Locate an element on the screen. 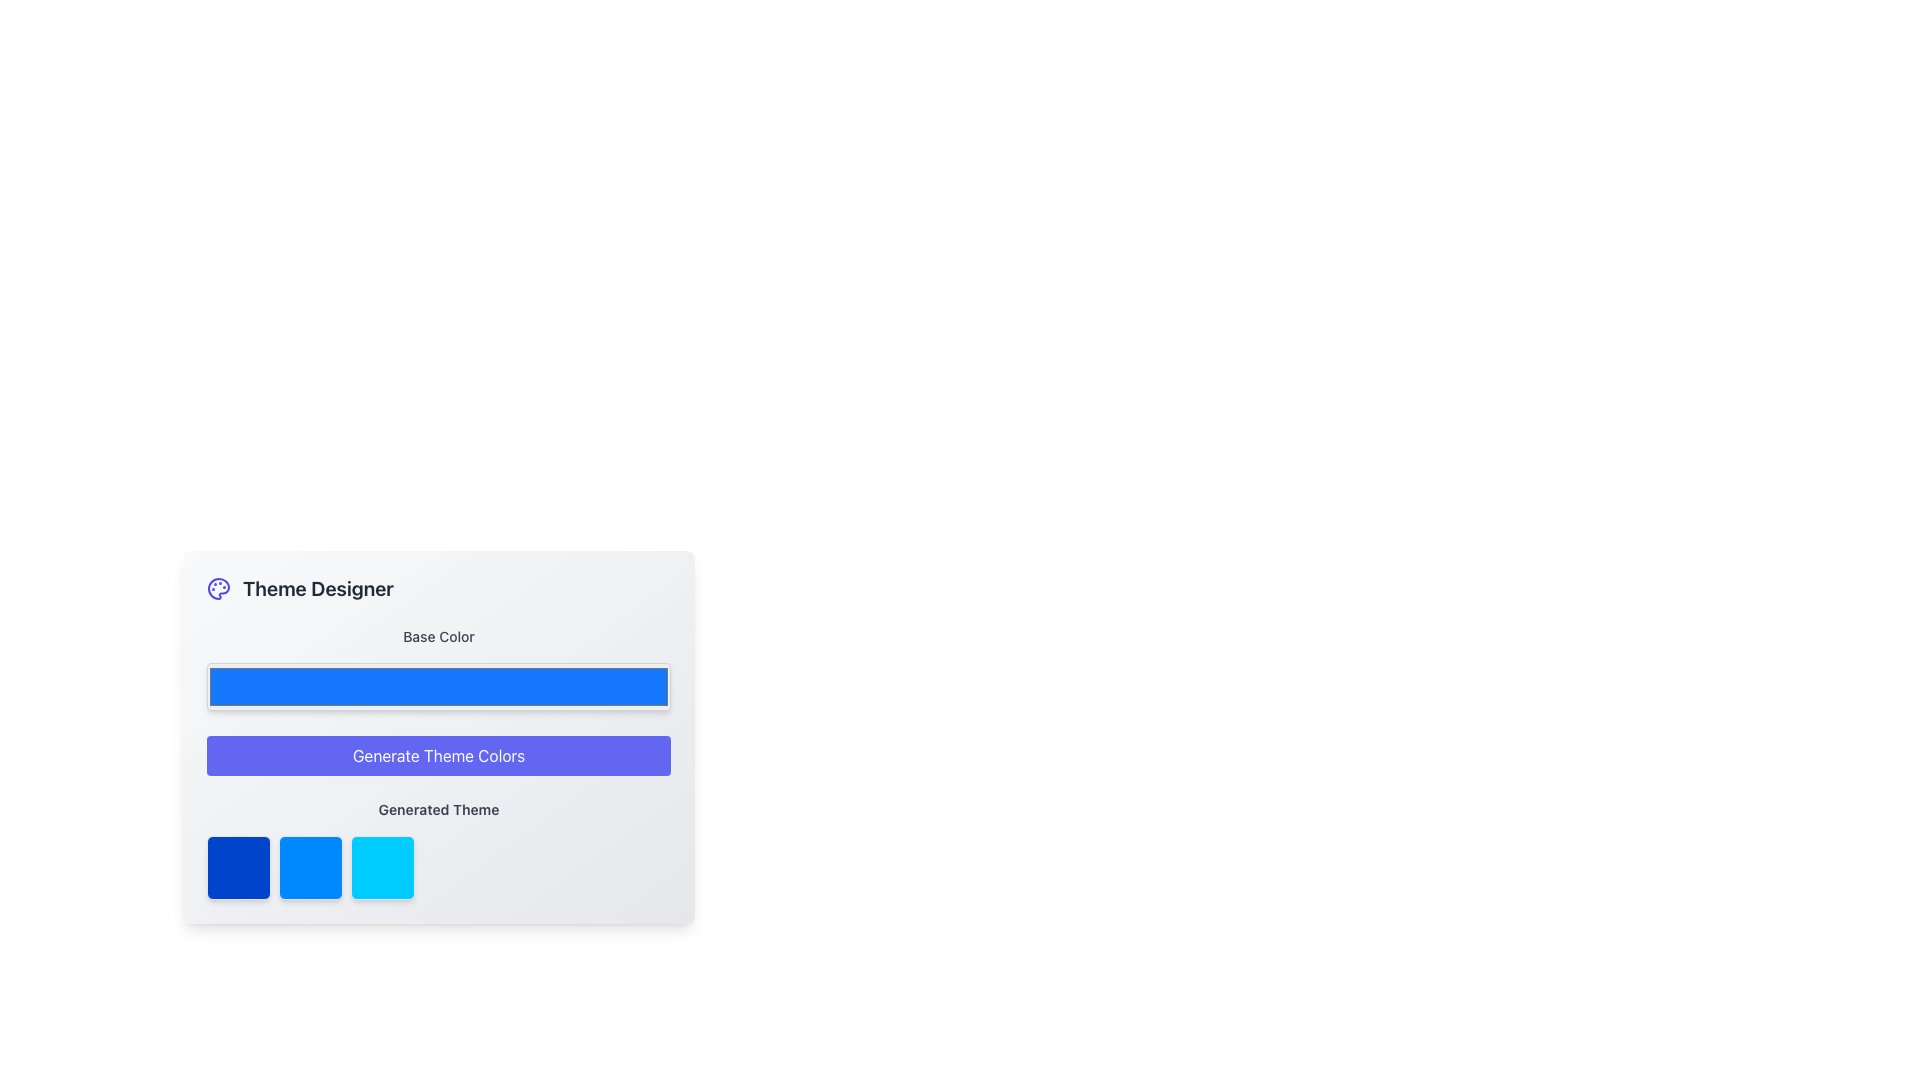 The width and height of the screenshot is (1920, 1080). the Color picker box located in the 'Theme Designer' section, positioned below the 'Base Color' label and above the 'Generate Theme Colors' button is located at coordinates (437, 668).